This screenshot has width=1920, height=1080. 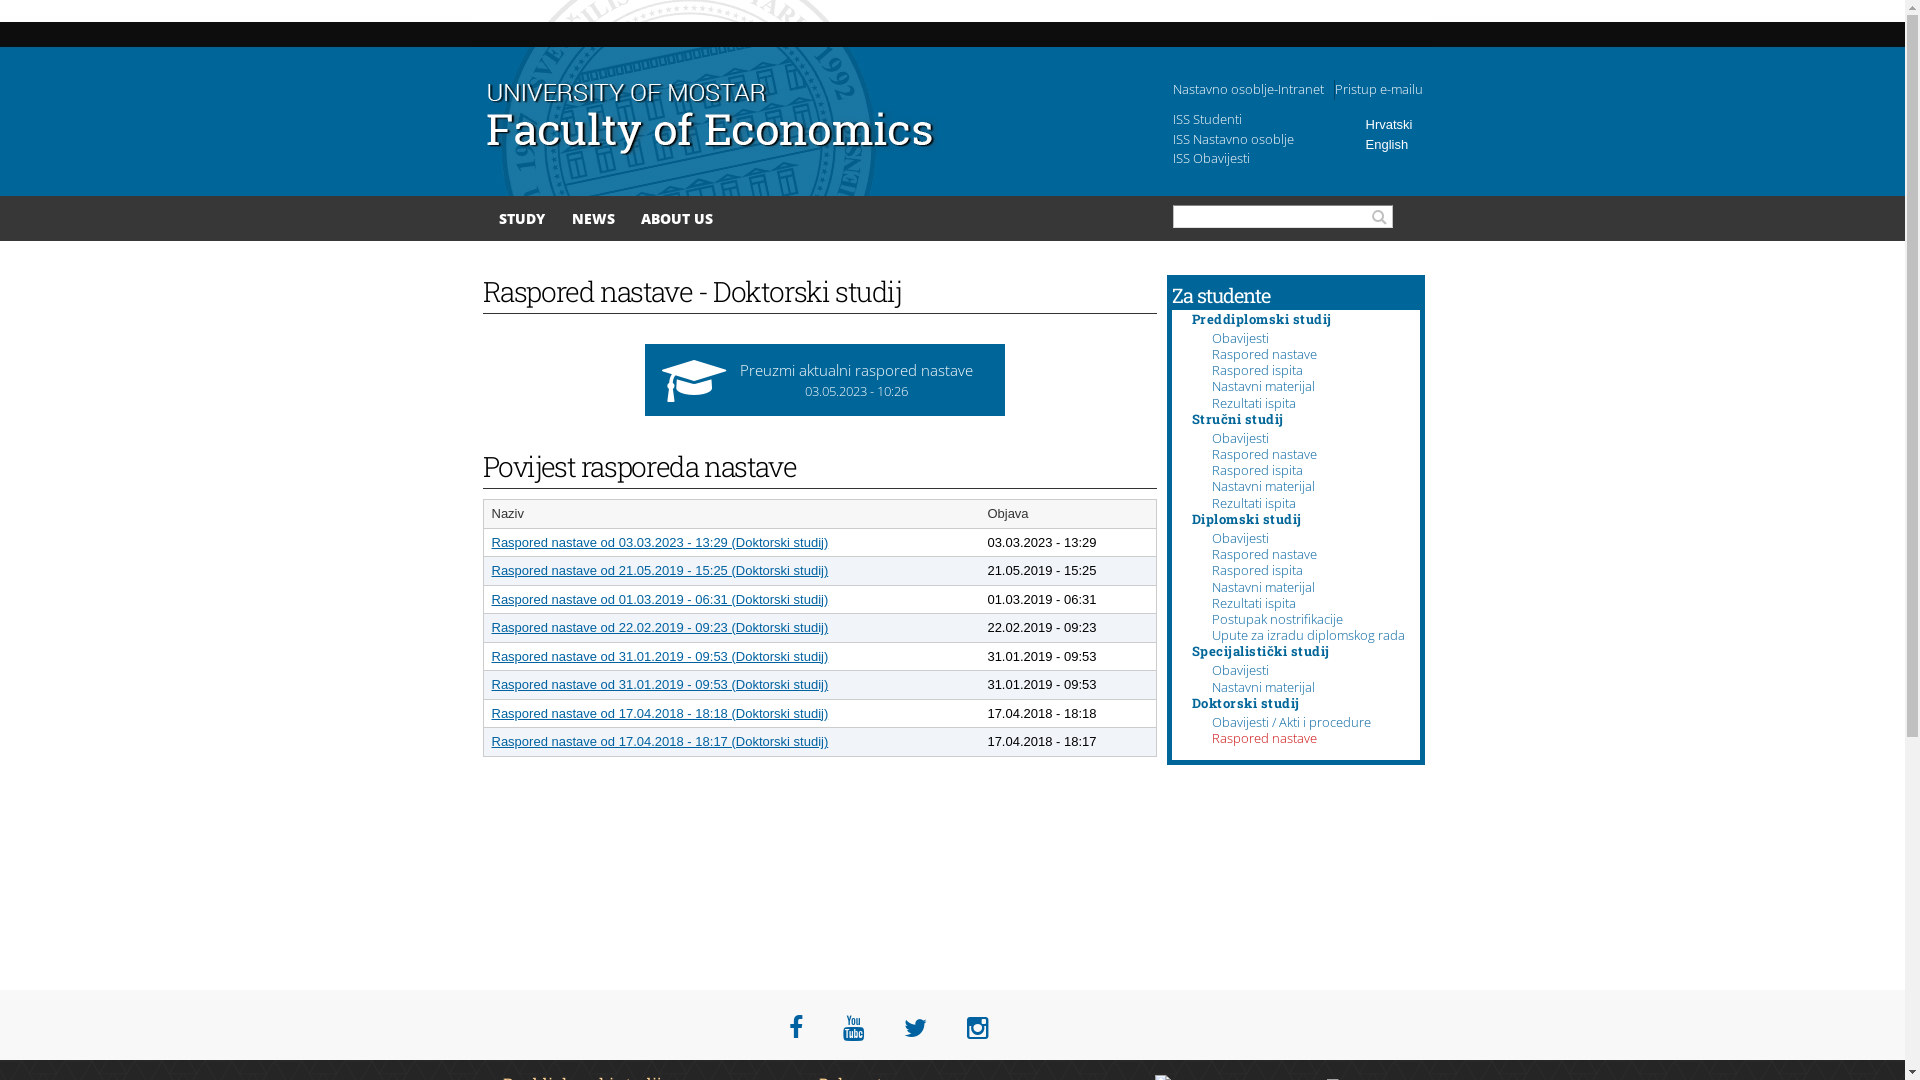 What do you see at coordinates (660, 541) in the screenshot?
I see `'Raspored nastave od 03.03.2023 - 13:29 (Doktorski studij)'` at bounding box center [660, 541].